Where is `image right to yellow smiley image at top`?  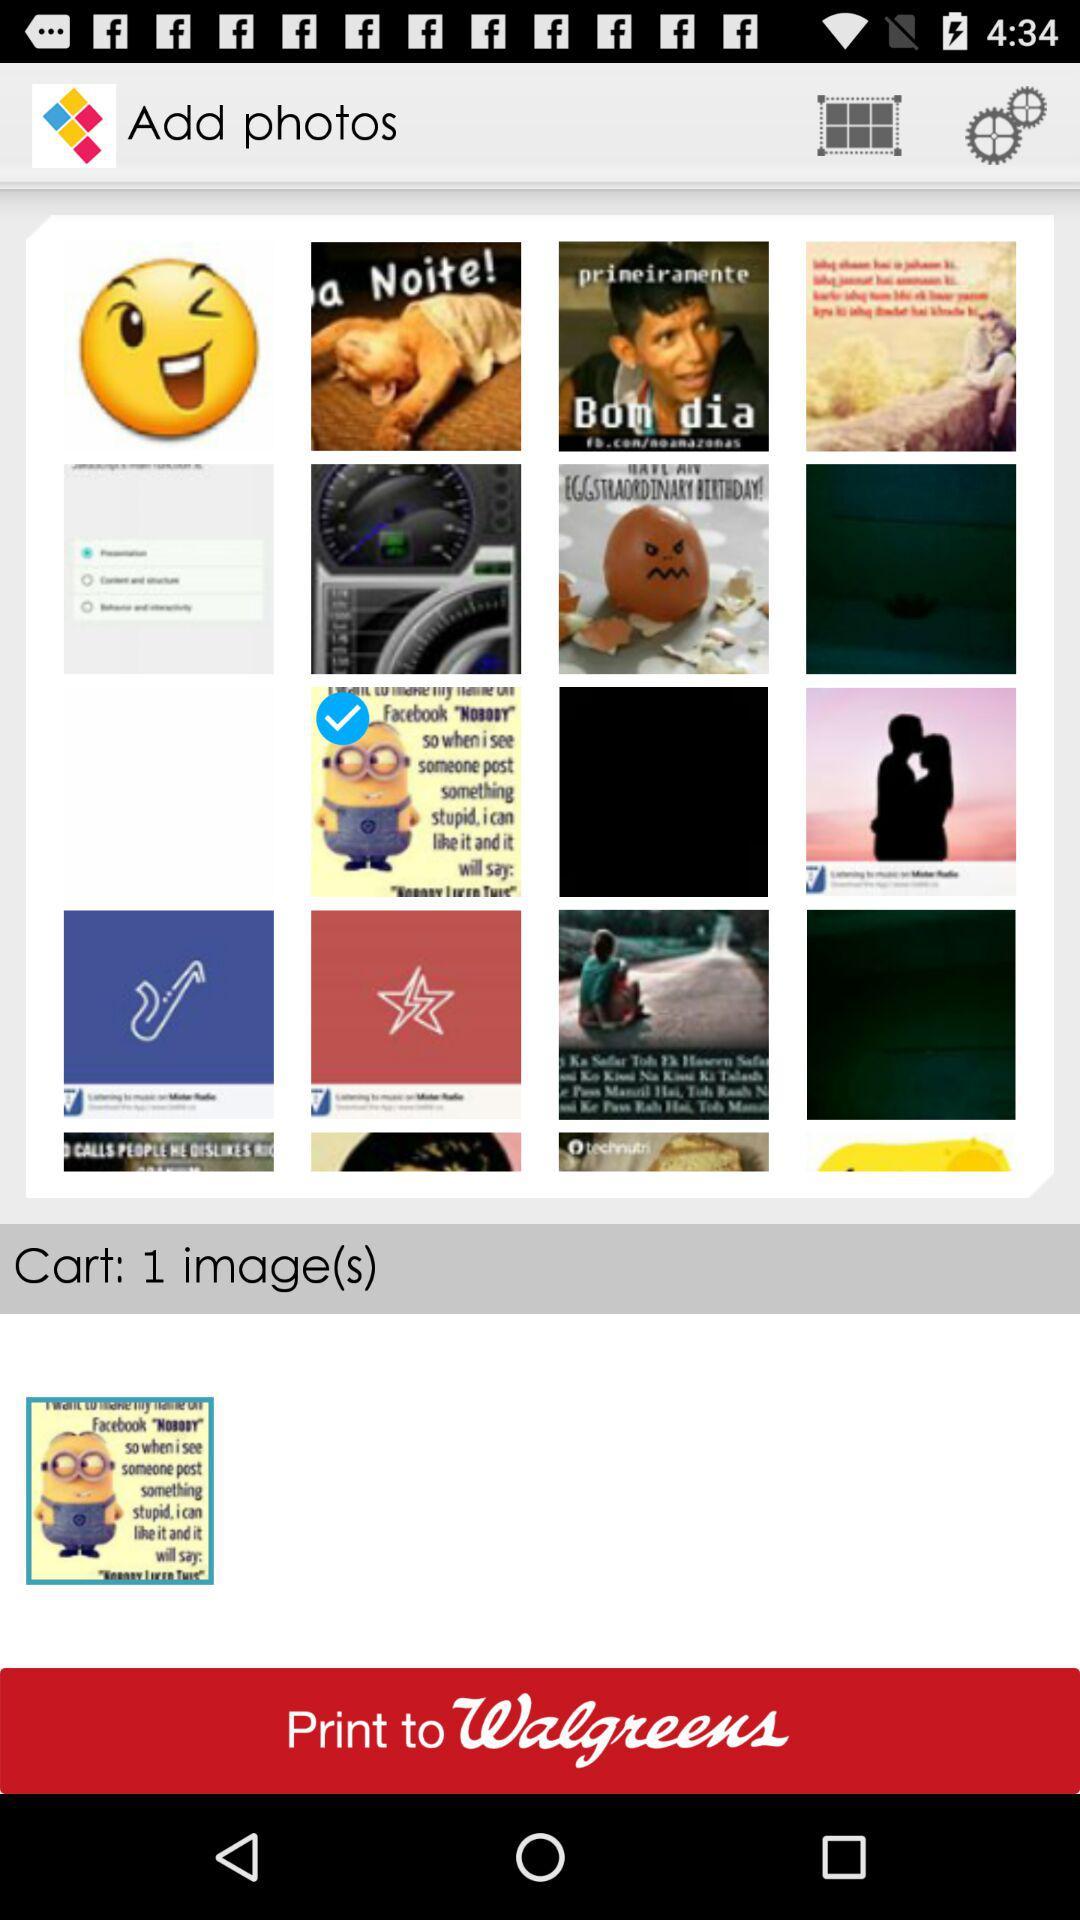
image right to yellow smiley image at top is located at coordinates (415, 346).